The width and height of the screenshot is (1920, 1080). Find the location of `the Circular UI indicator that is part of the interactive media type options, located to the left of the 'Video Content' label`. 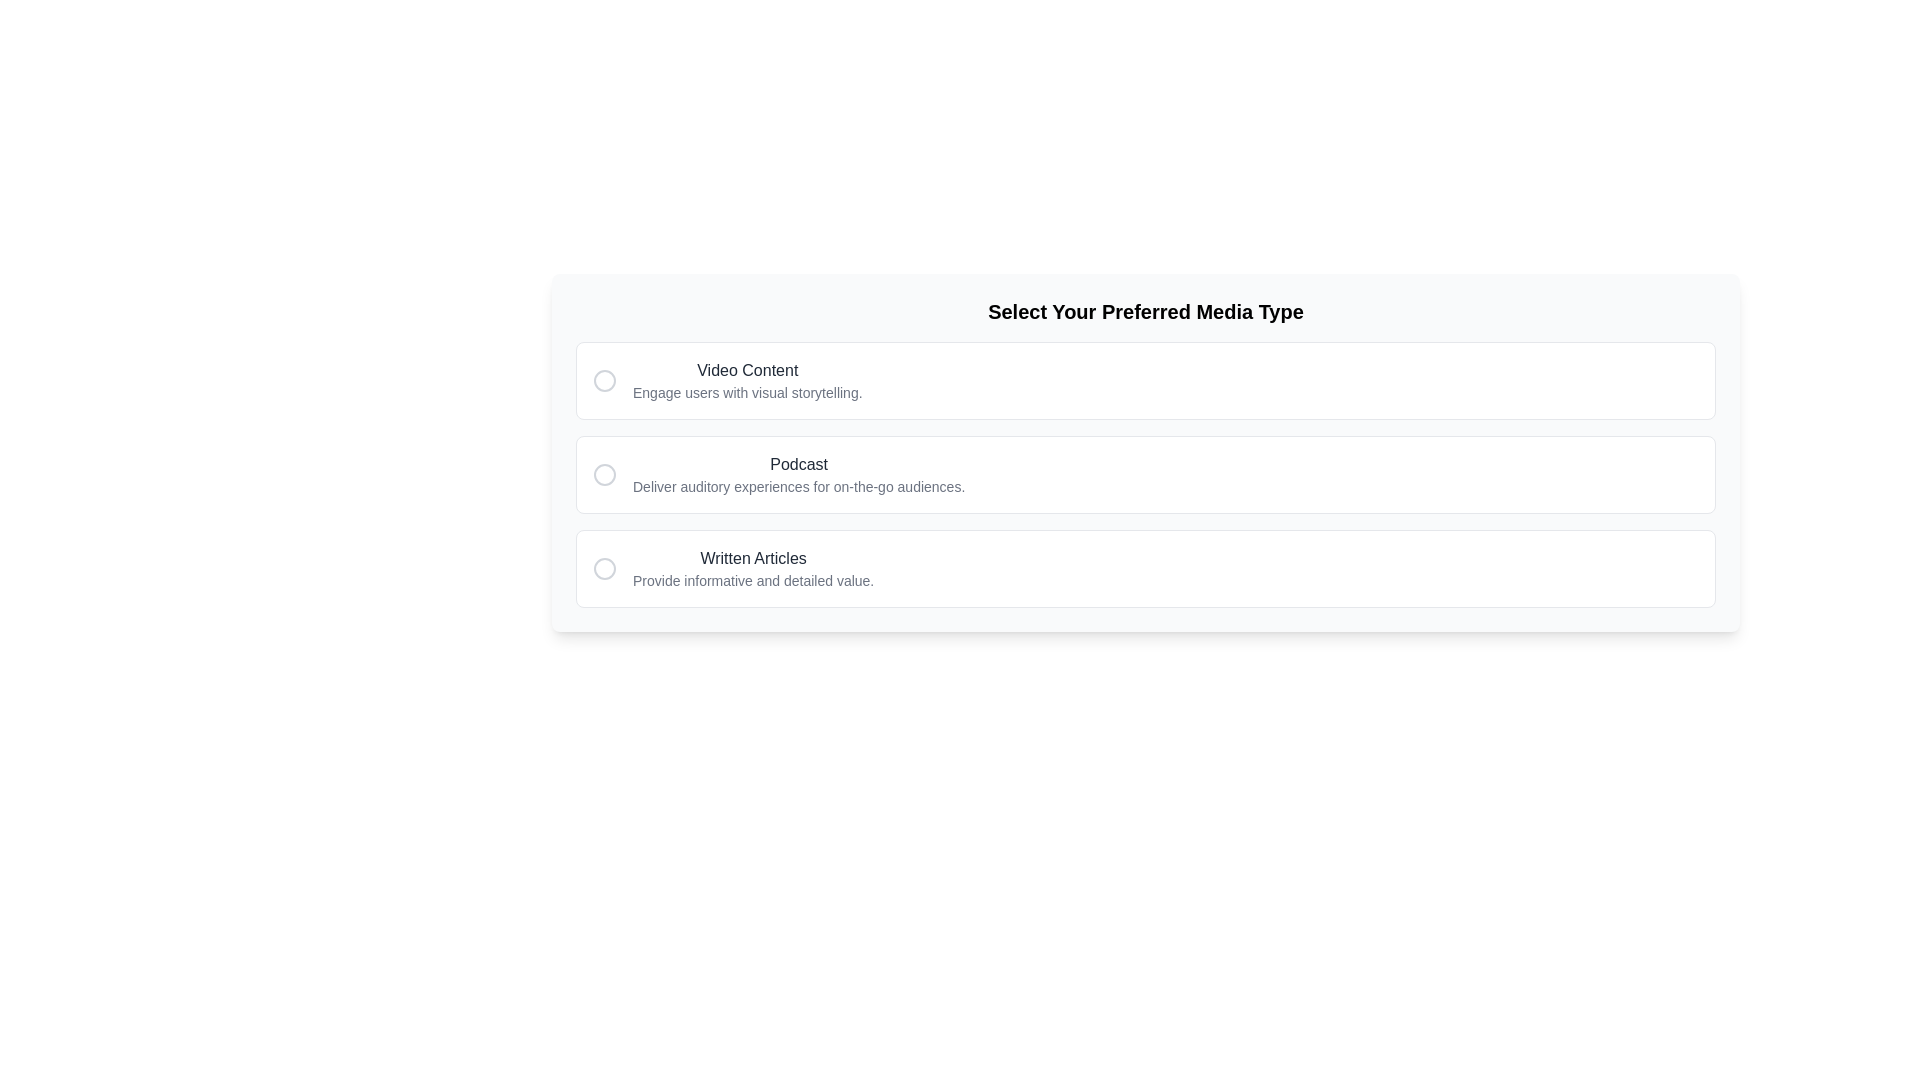

the Circular UI indicator that is part of the interactive media type options, located to the left of the 'Video Content' label is located at coordinates (603, 381).